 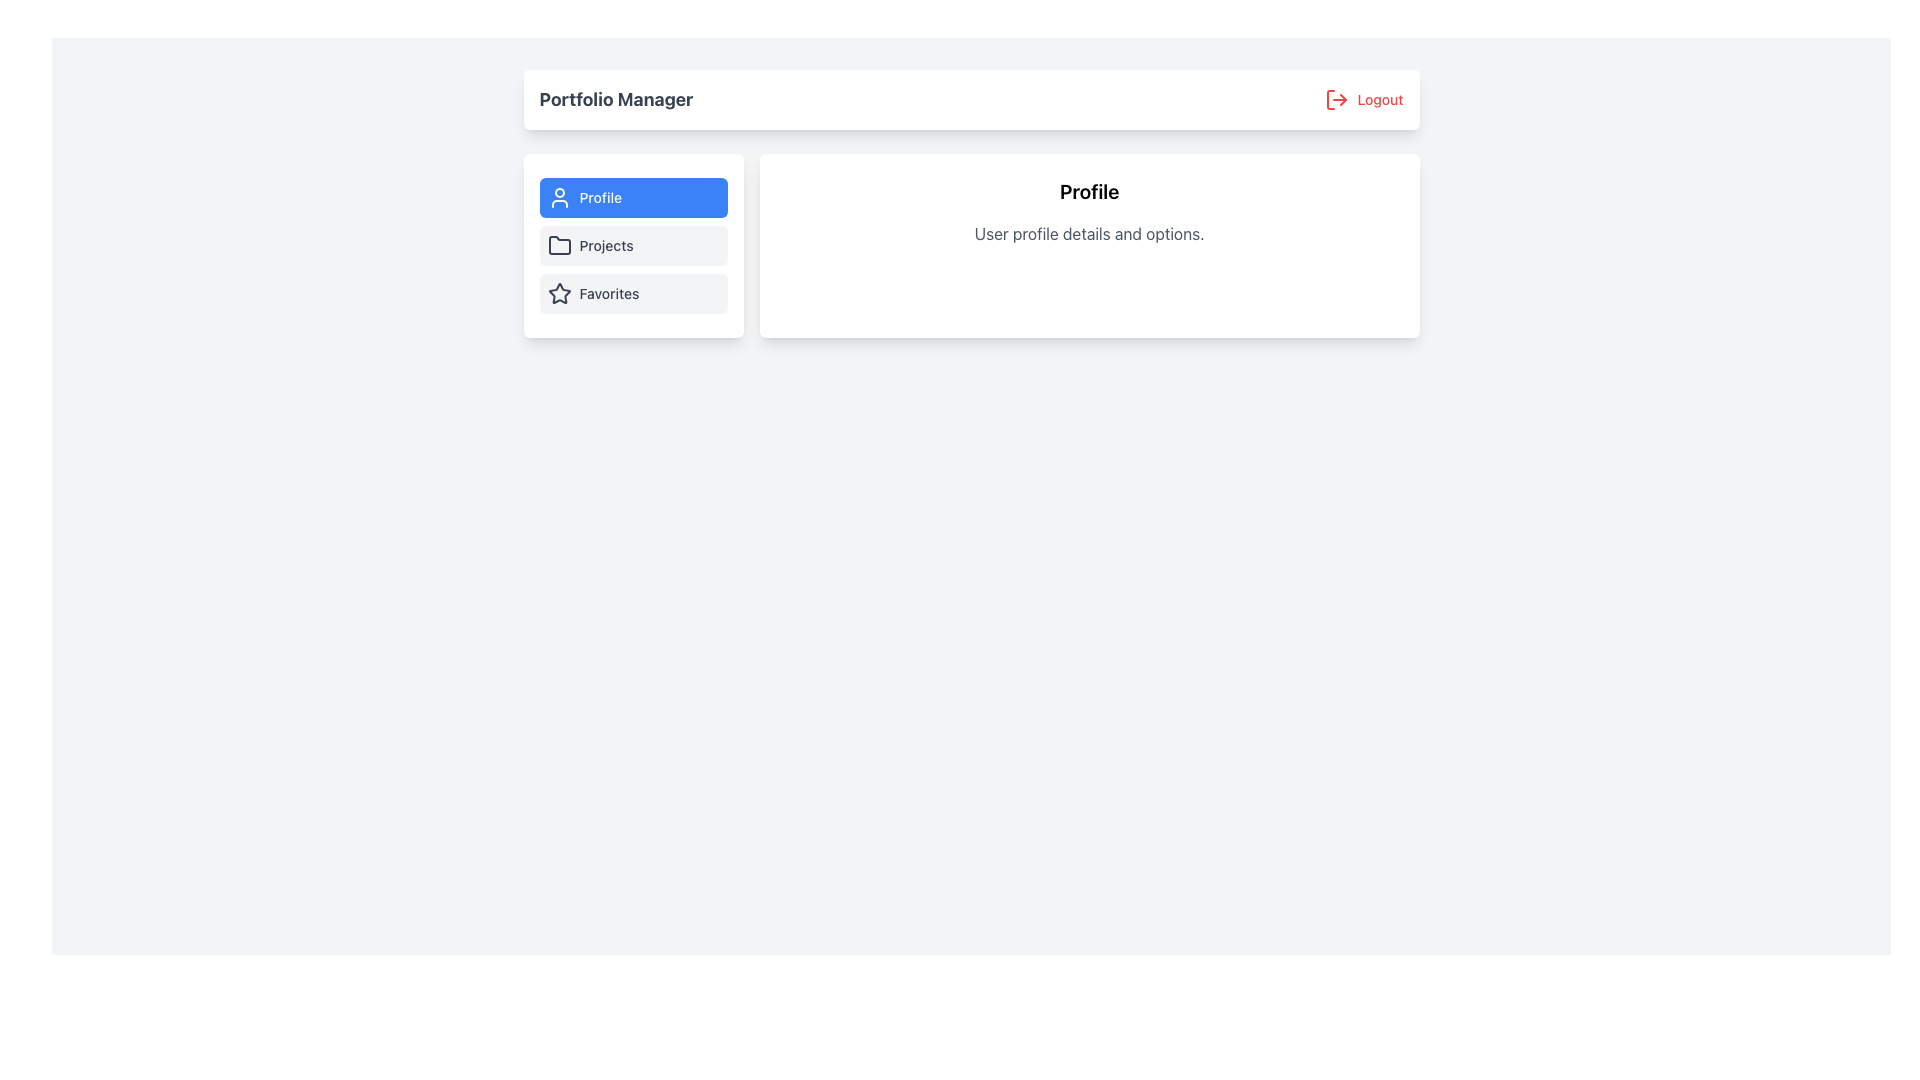 What do you see at coordinates (1363, 100) in the screenshot?
I see `the 'Logout' button, which features a red logout icon and the text 'Logout', located at the top-right corner of the white header bar` at bounding box center [1363, 100].